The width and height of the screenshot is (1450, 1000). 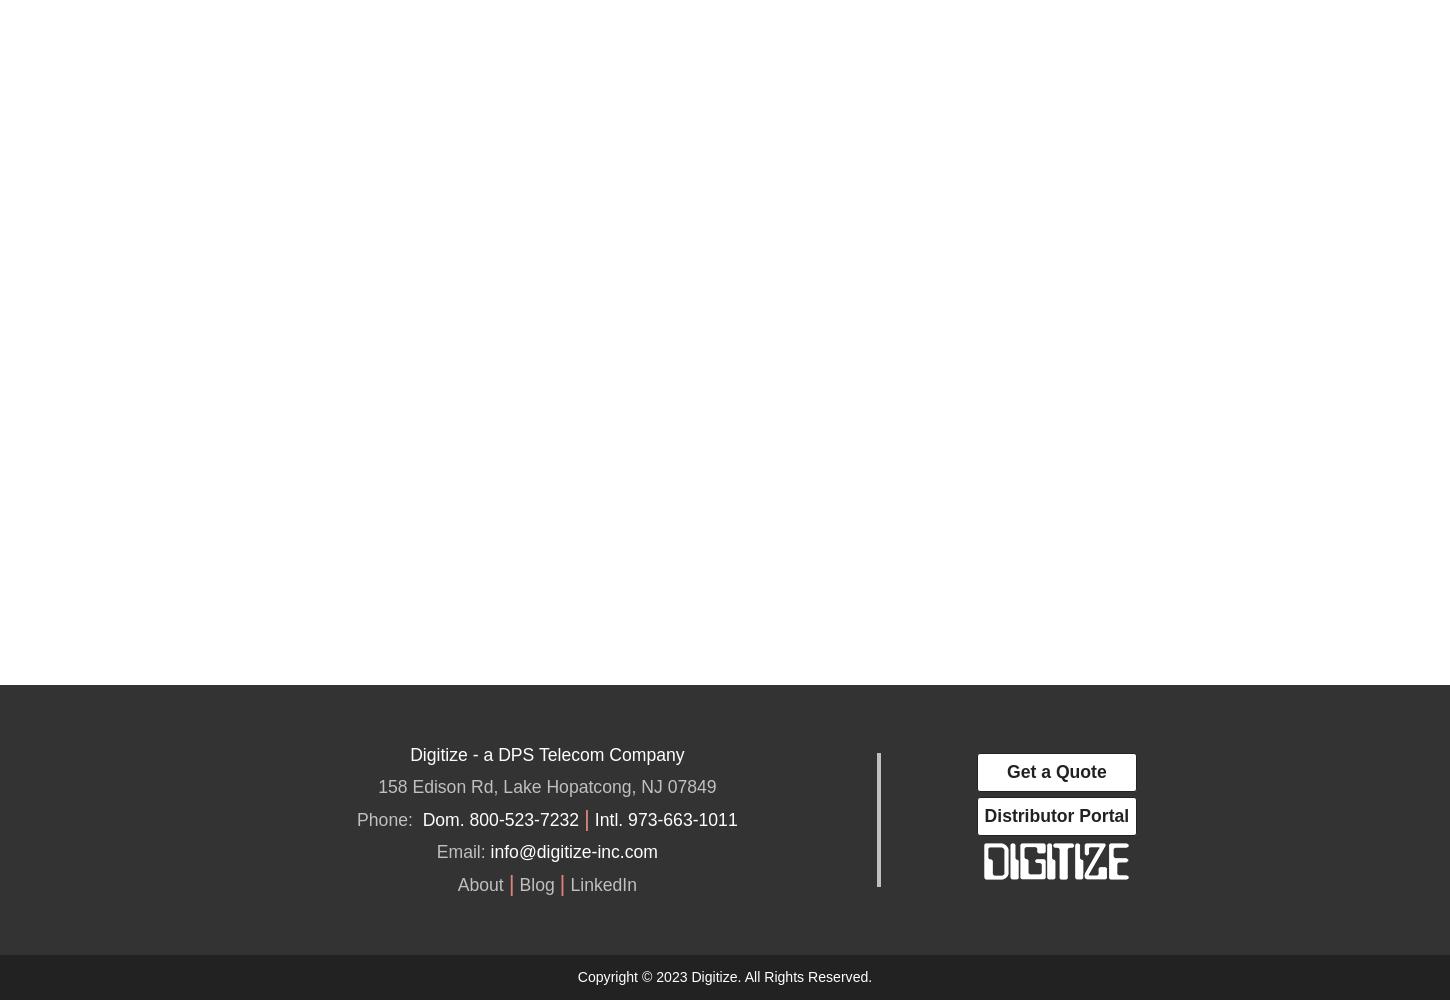 What do you see at coordinates (478, 884) in the screenshot?
I see `'About'` at bounding box center [478, 884].